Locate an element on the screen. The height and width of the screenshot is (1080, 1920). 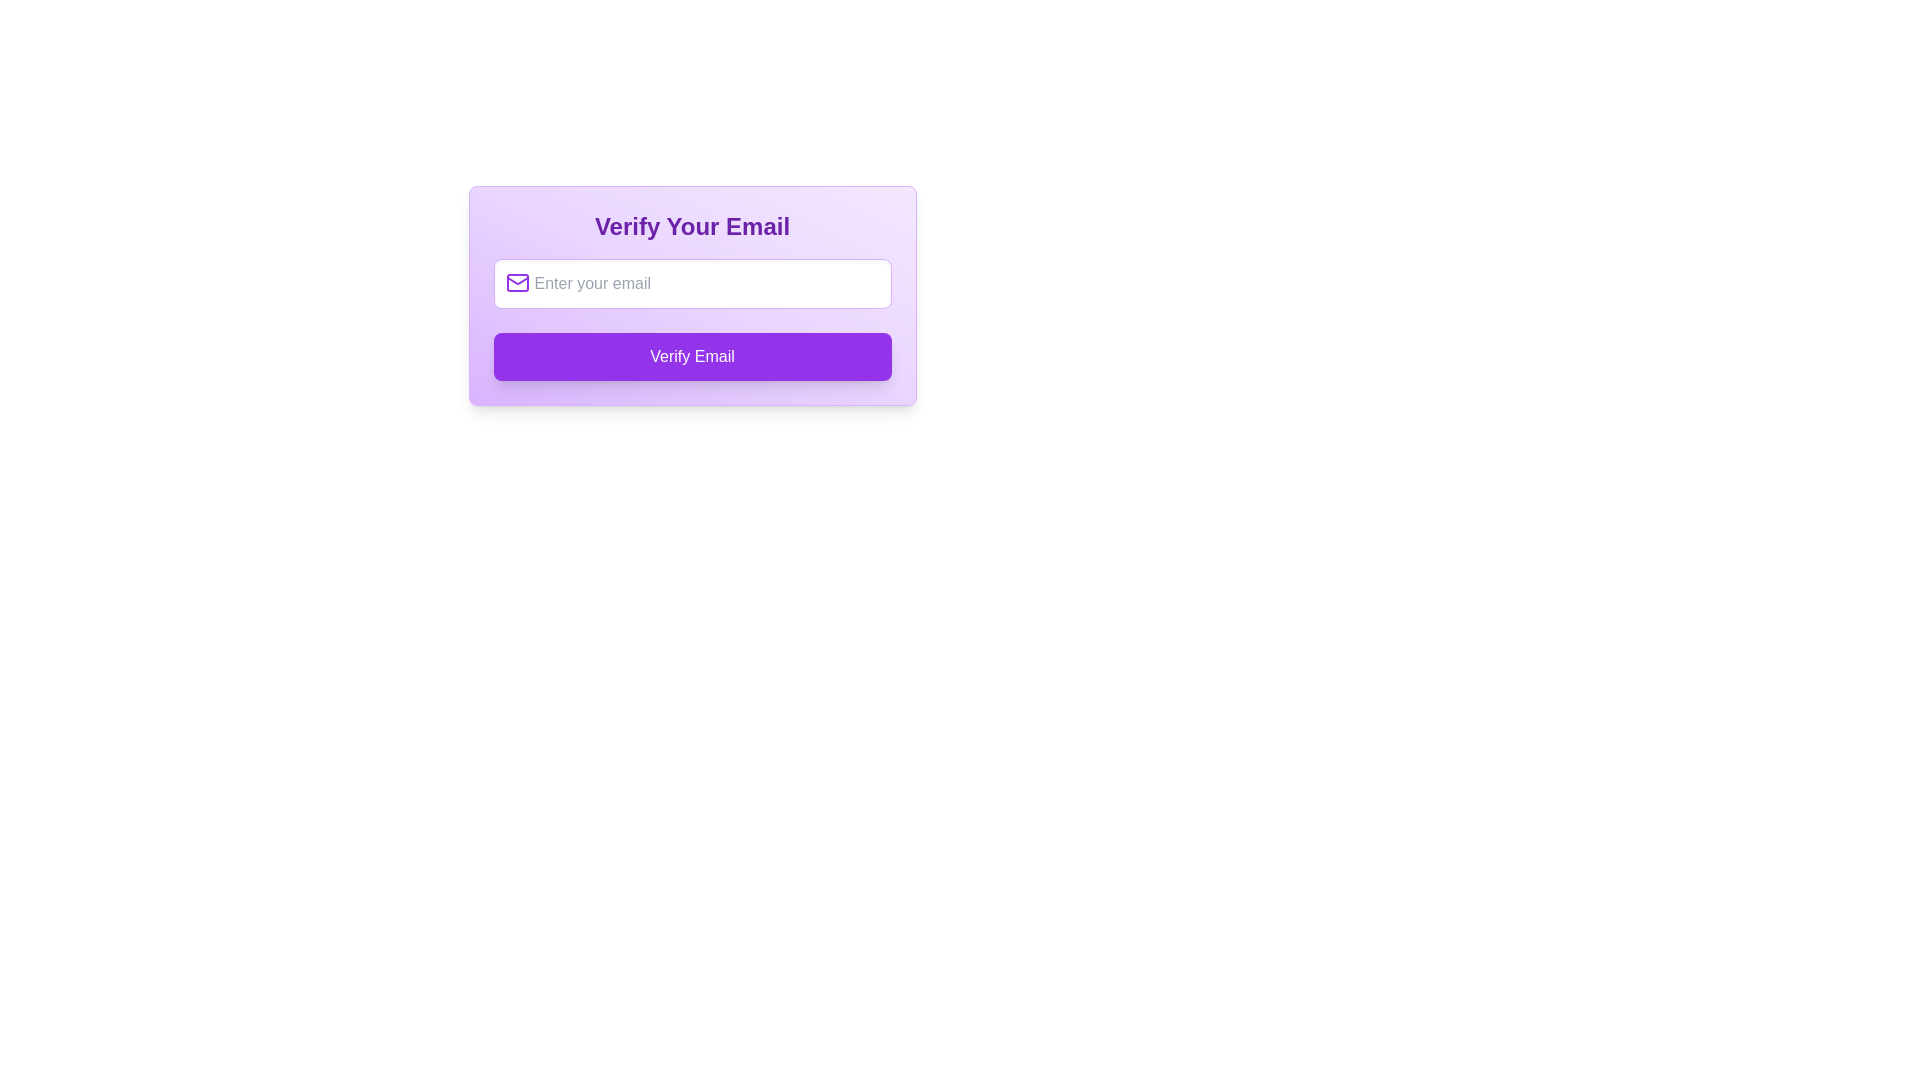
the input field within the 'Verify Your Email' panel to type an email address is located at coordinates (692, 296).